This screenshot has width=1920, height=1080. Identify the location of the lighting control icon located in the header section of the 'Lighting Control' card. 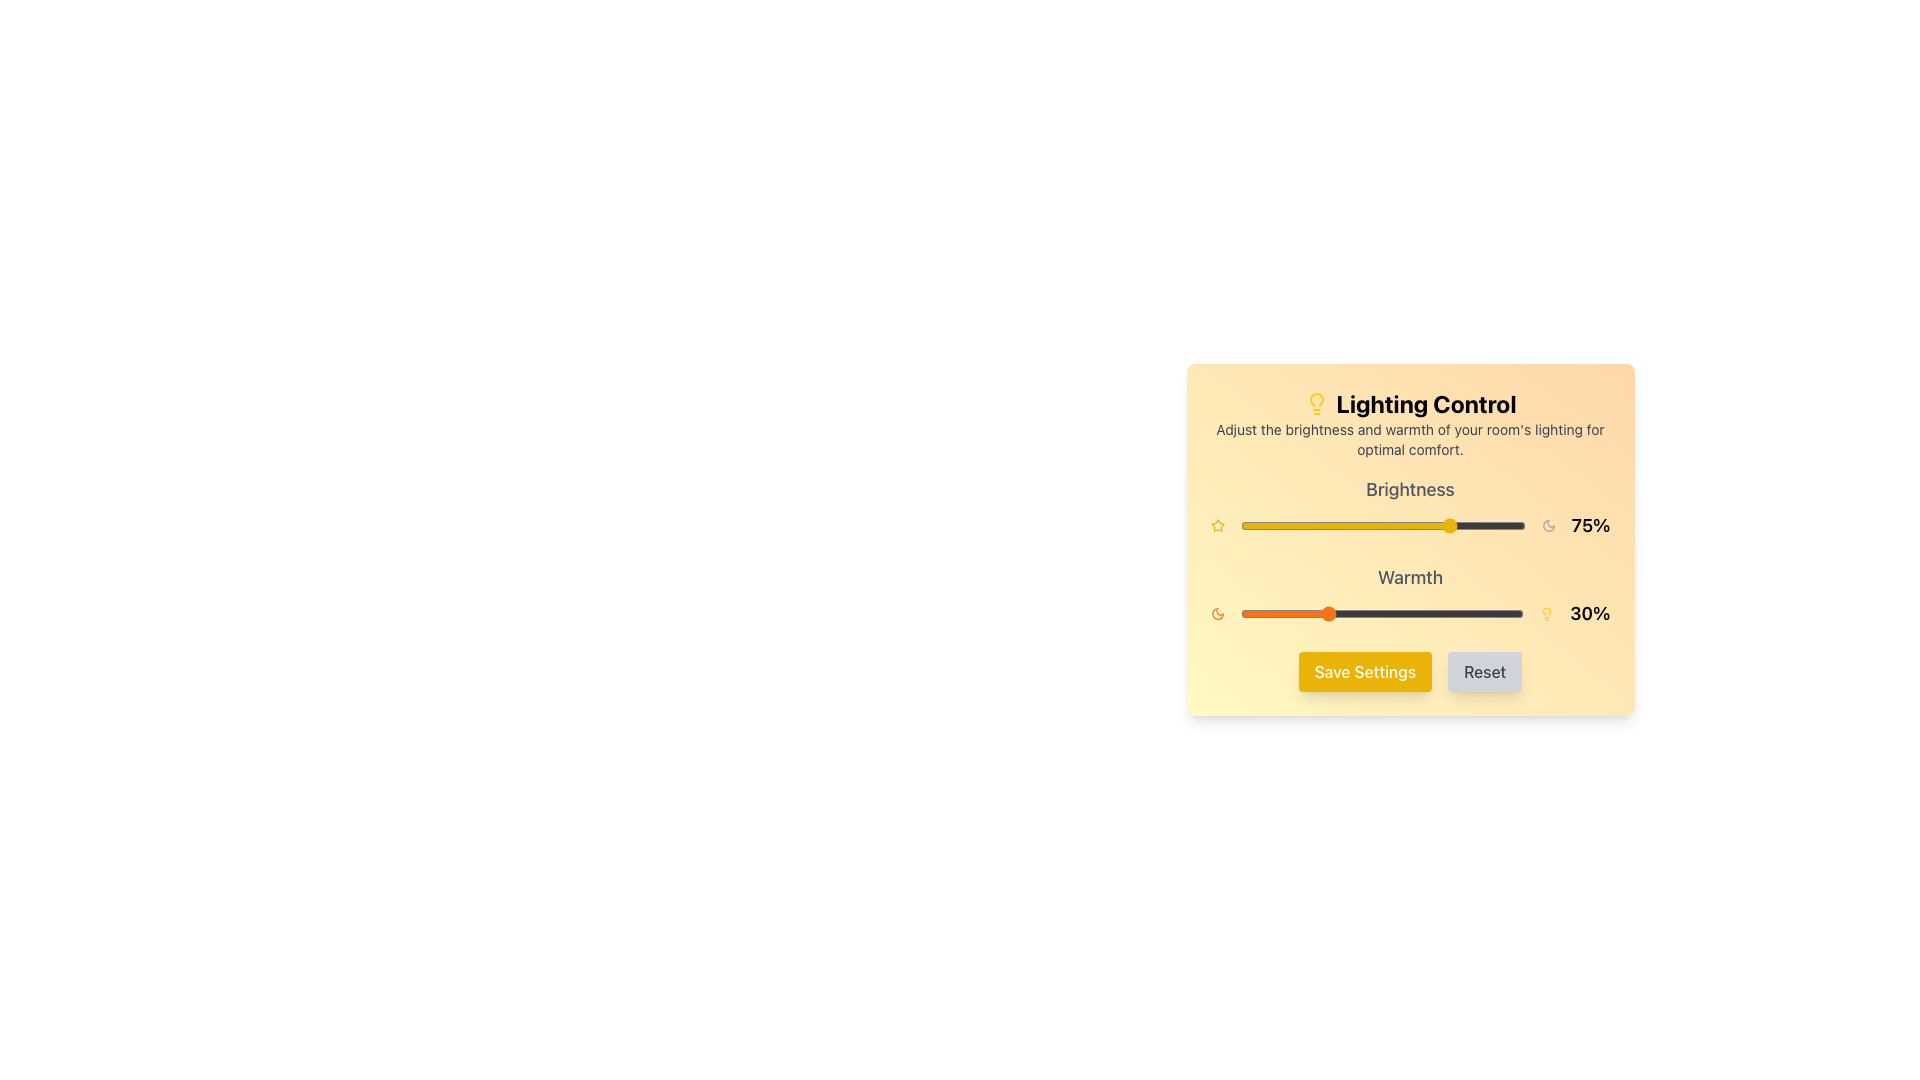
(1316, 404).